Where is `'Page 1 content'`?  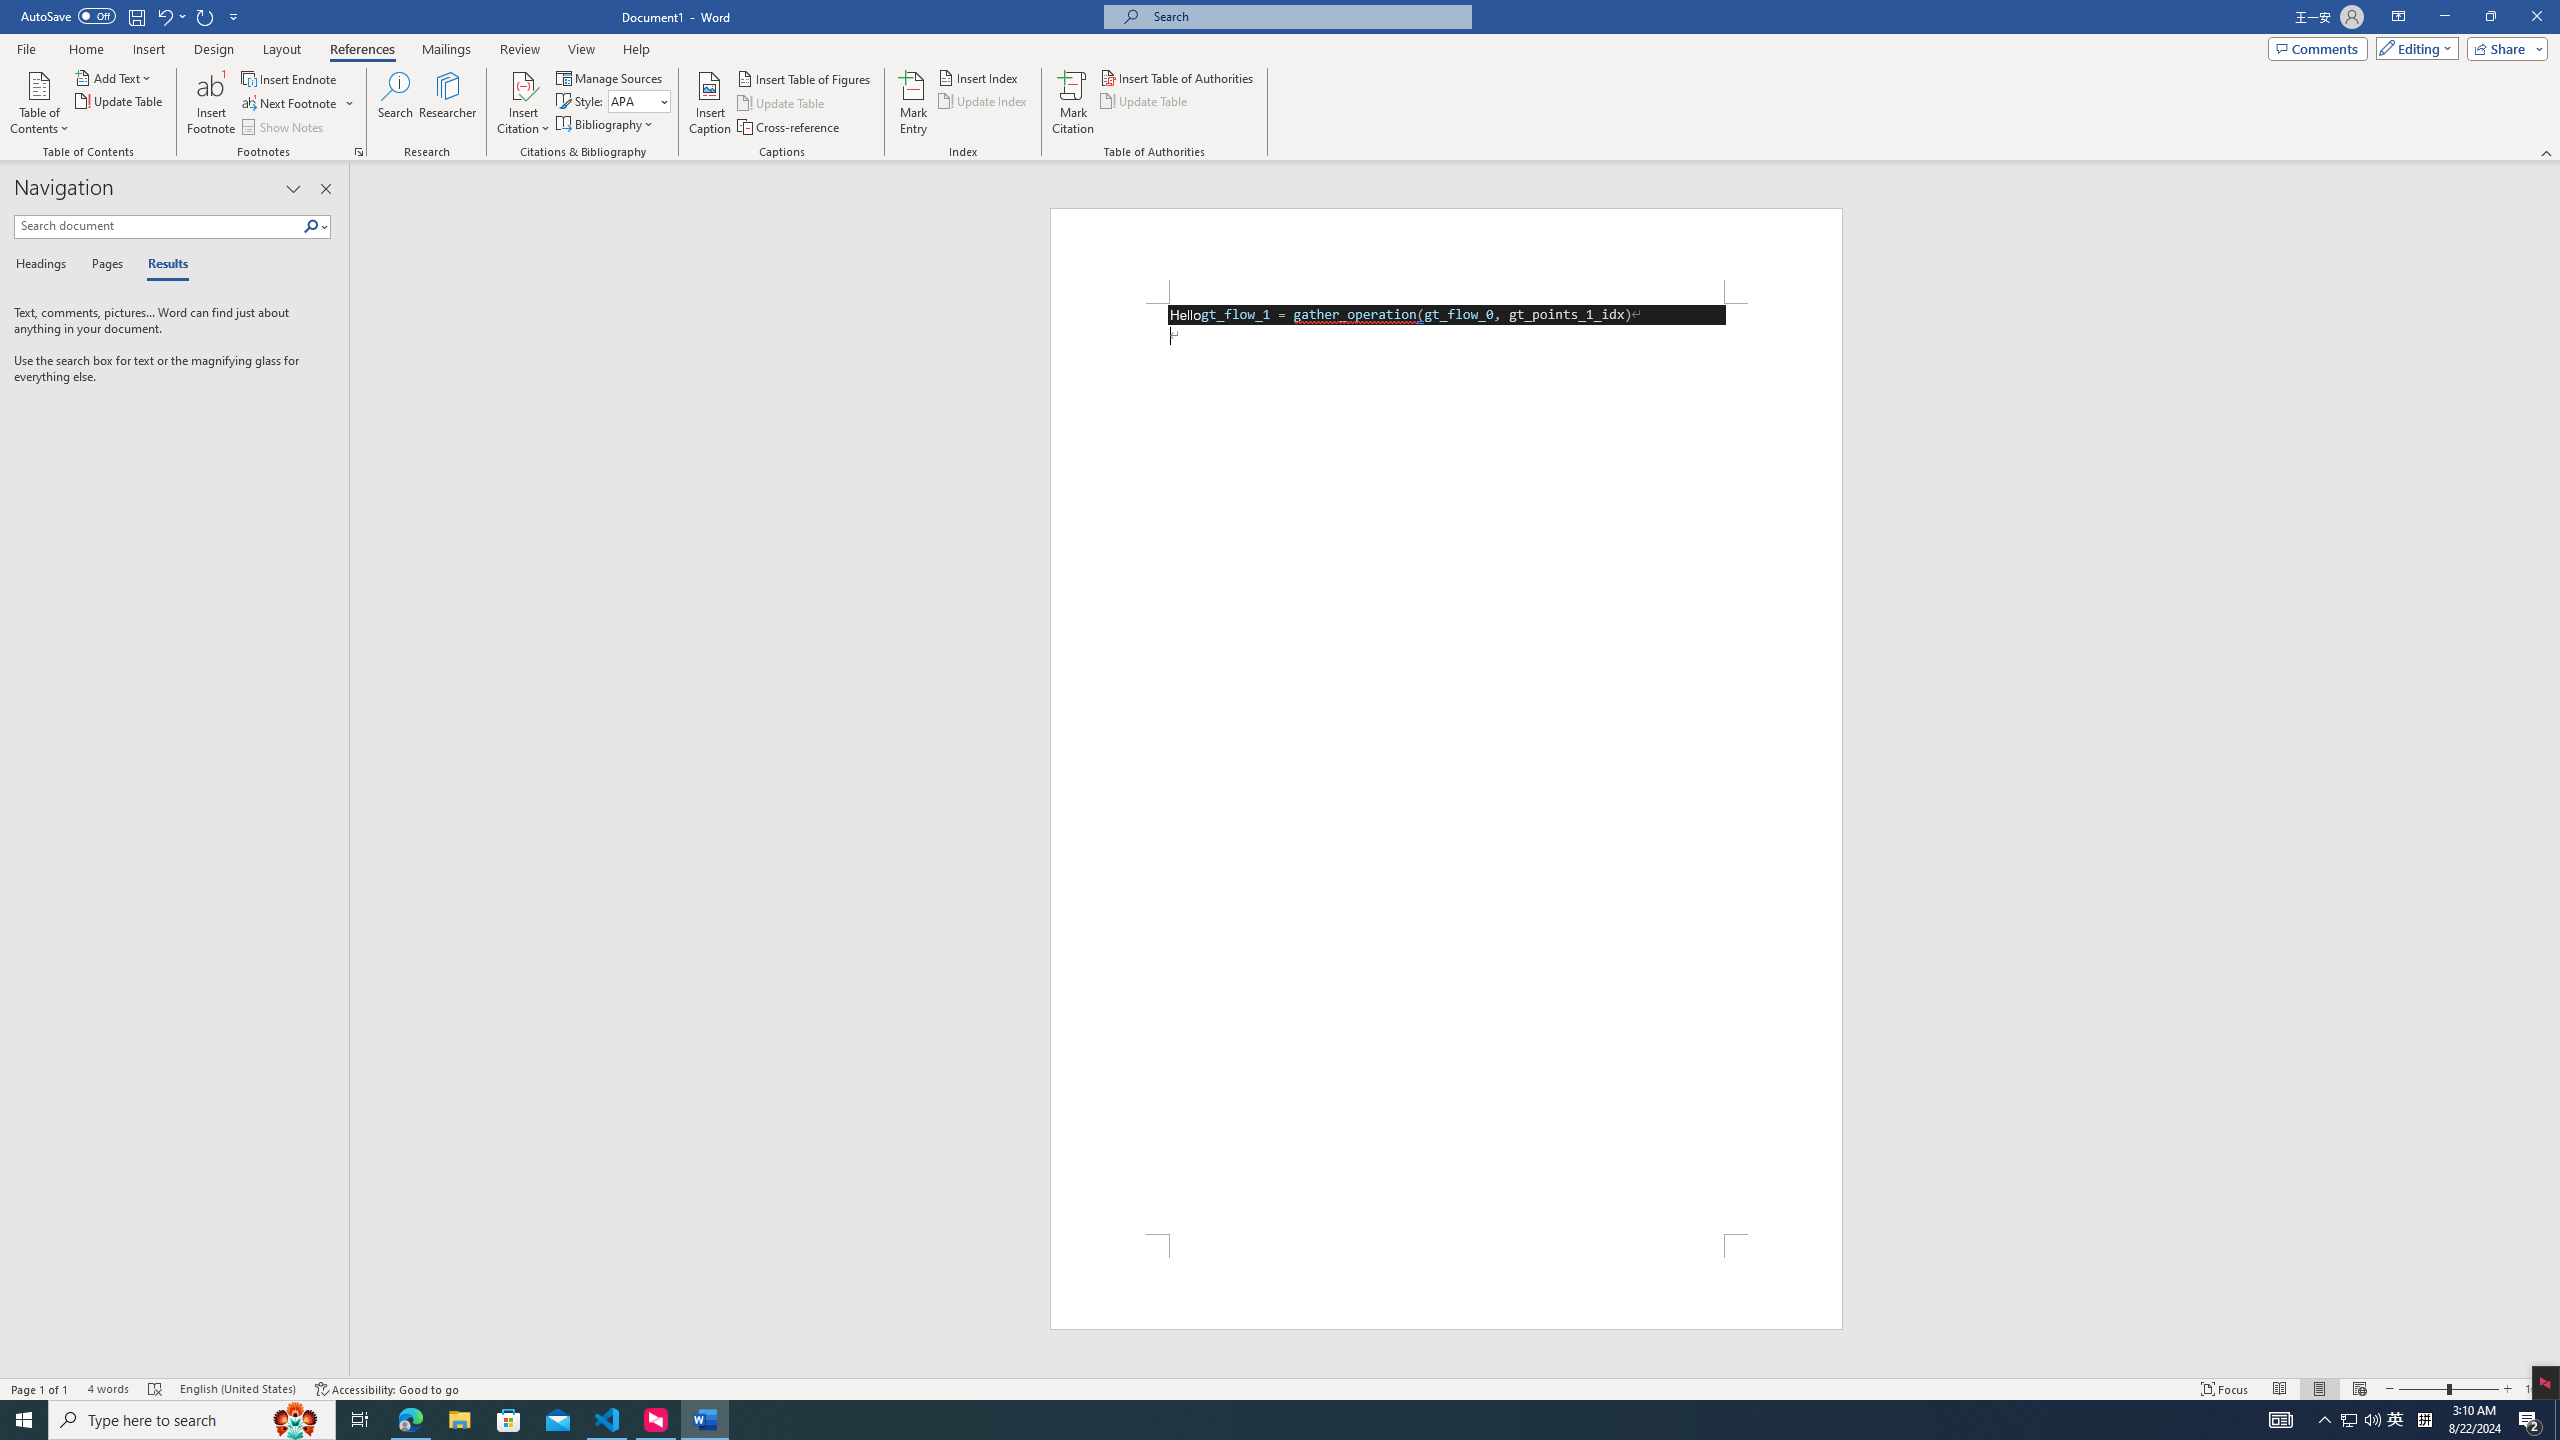 'Page 1 content' is located at coordinates (1446, 767).